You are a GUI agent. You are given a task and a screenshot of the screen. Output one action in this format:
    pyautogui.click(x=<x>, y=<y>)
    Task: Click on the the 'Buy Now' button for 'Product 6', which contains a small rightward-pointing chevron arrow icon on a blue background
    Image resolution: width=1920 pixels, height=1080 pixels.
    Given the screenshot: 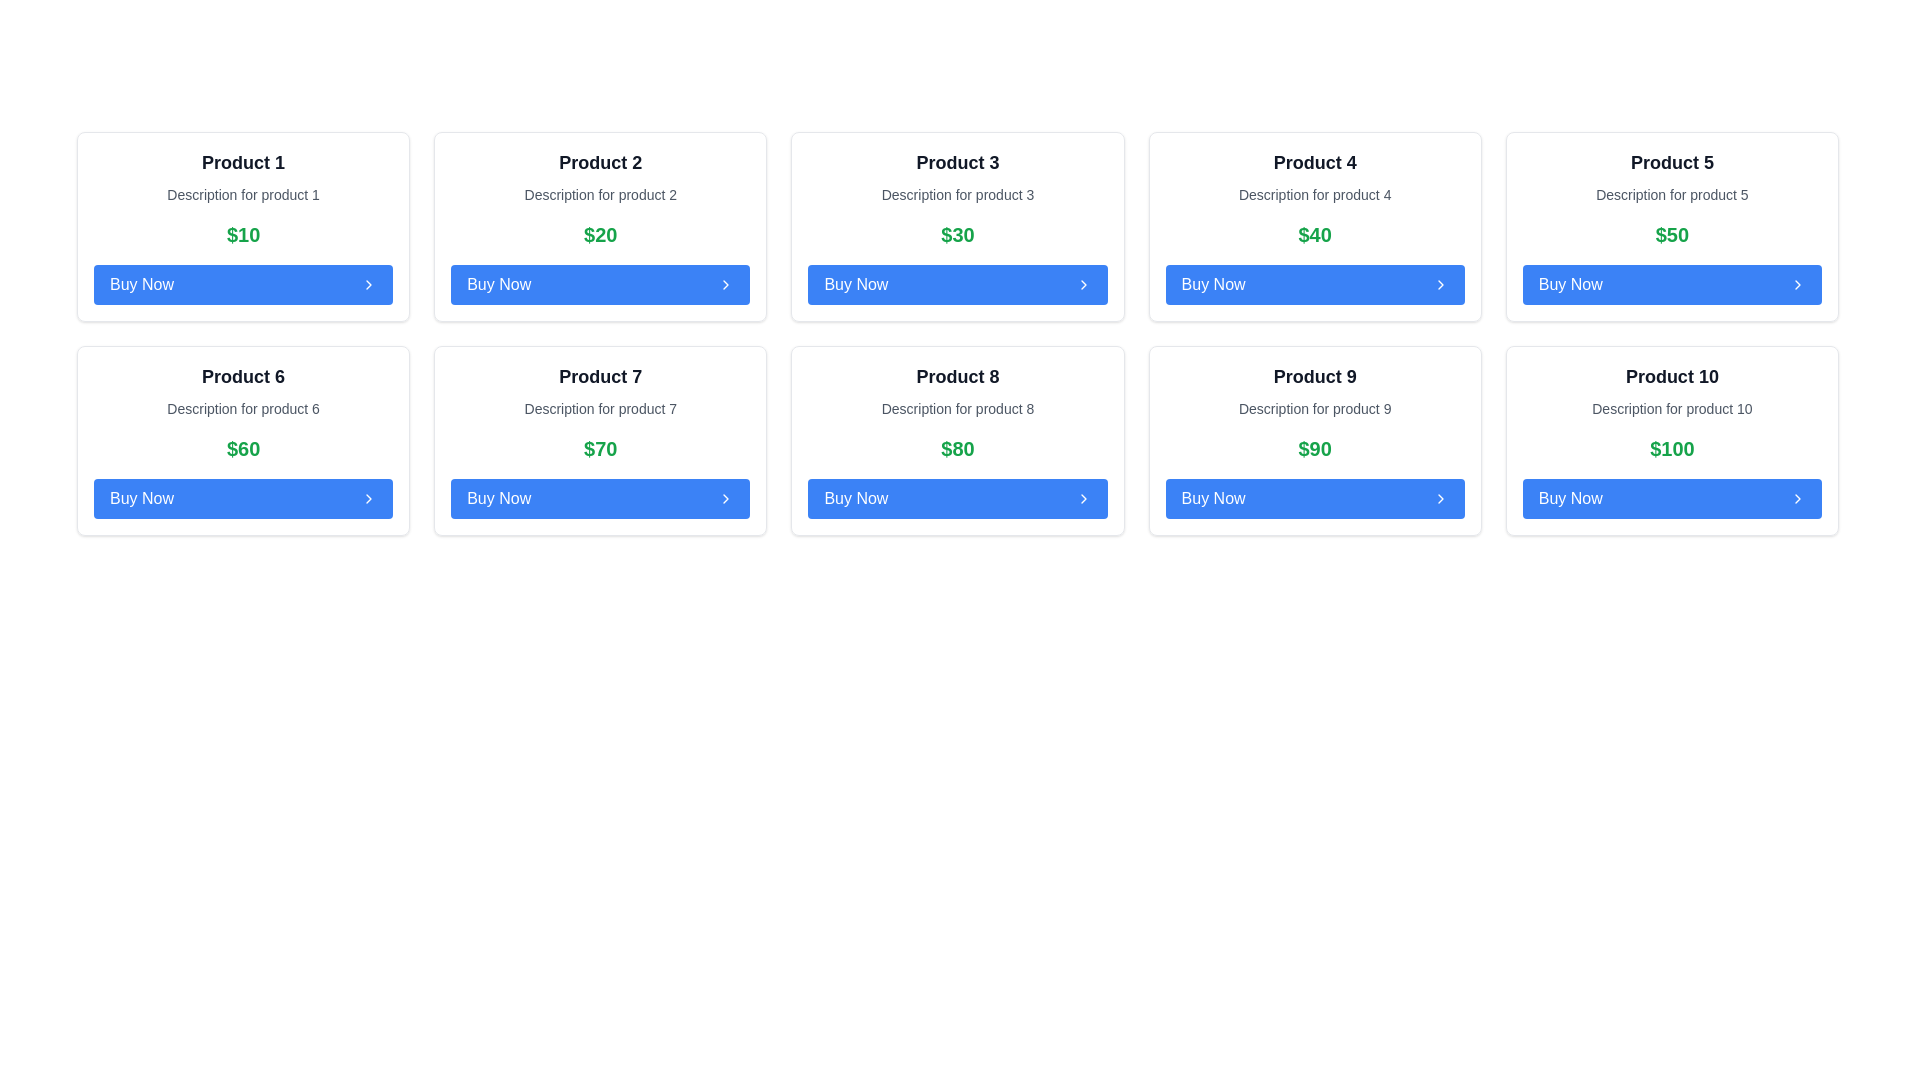 What is the action you would take?
    pyautogui.click(x=369, y=497)
    